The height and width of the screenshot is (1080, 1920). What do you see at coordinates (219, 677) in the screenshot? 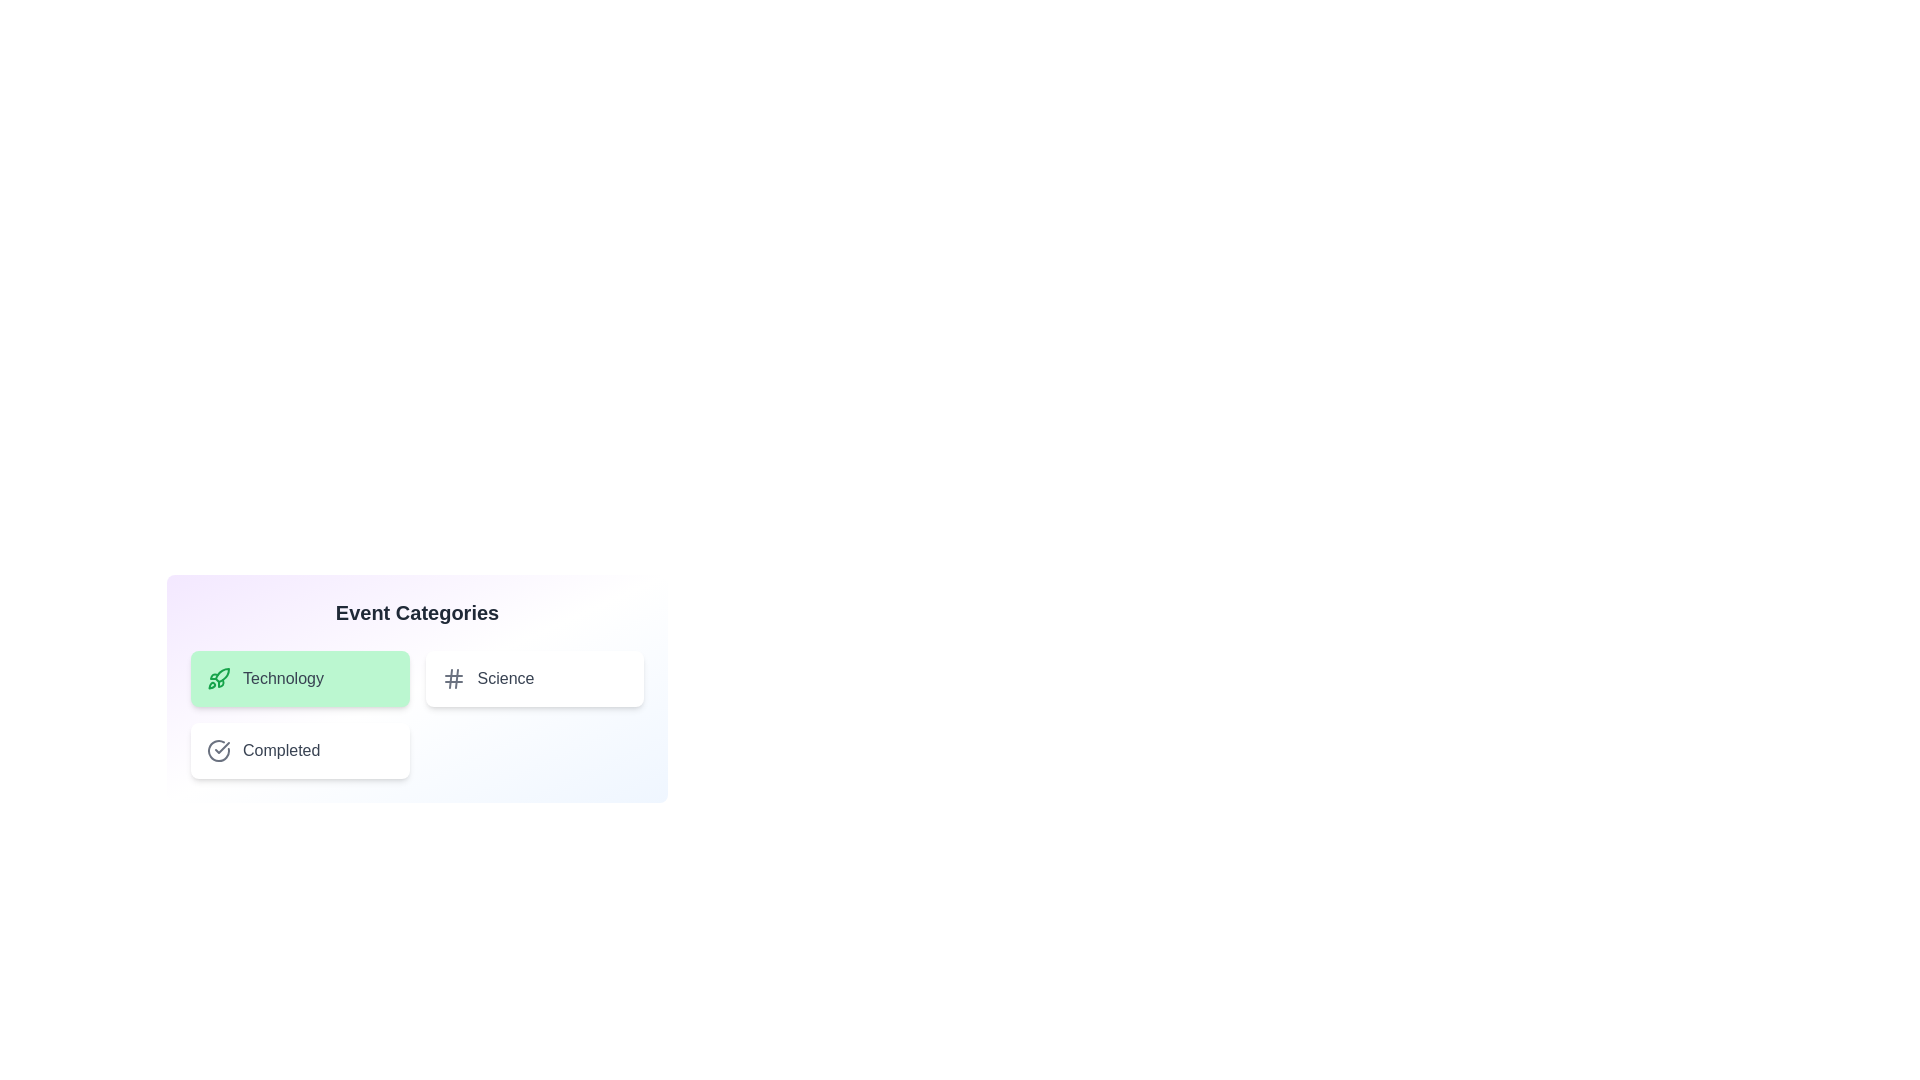
I see `the category 'Technology' by clicking its icon` at bounding box center [219, 677].